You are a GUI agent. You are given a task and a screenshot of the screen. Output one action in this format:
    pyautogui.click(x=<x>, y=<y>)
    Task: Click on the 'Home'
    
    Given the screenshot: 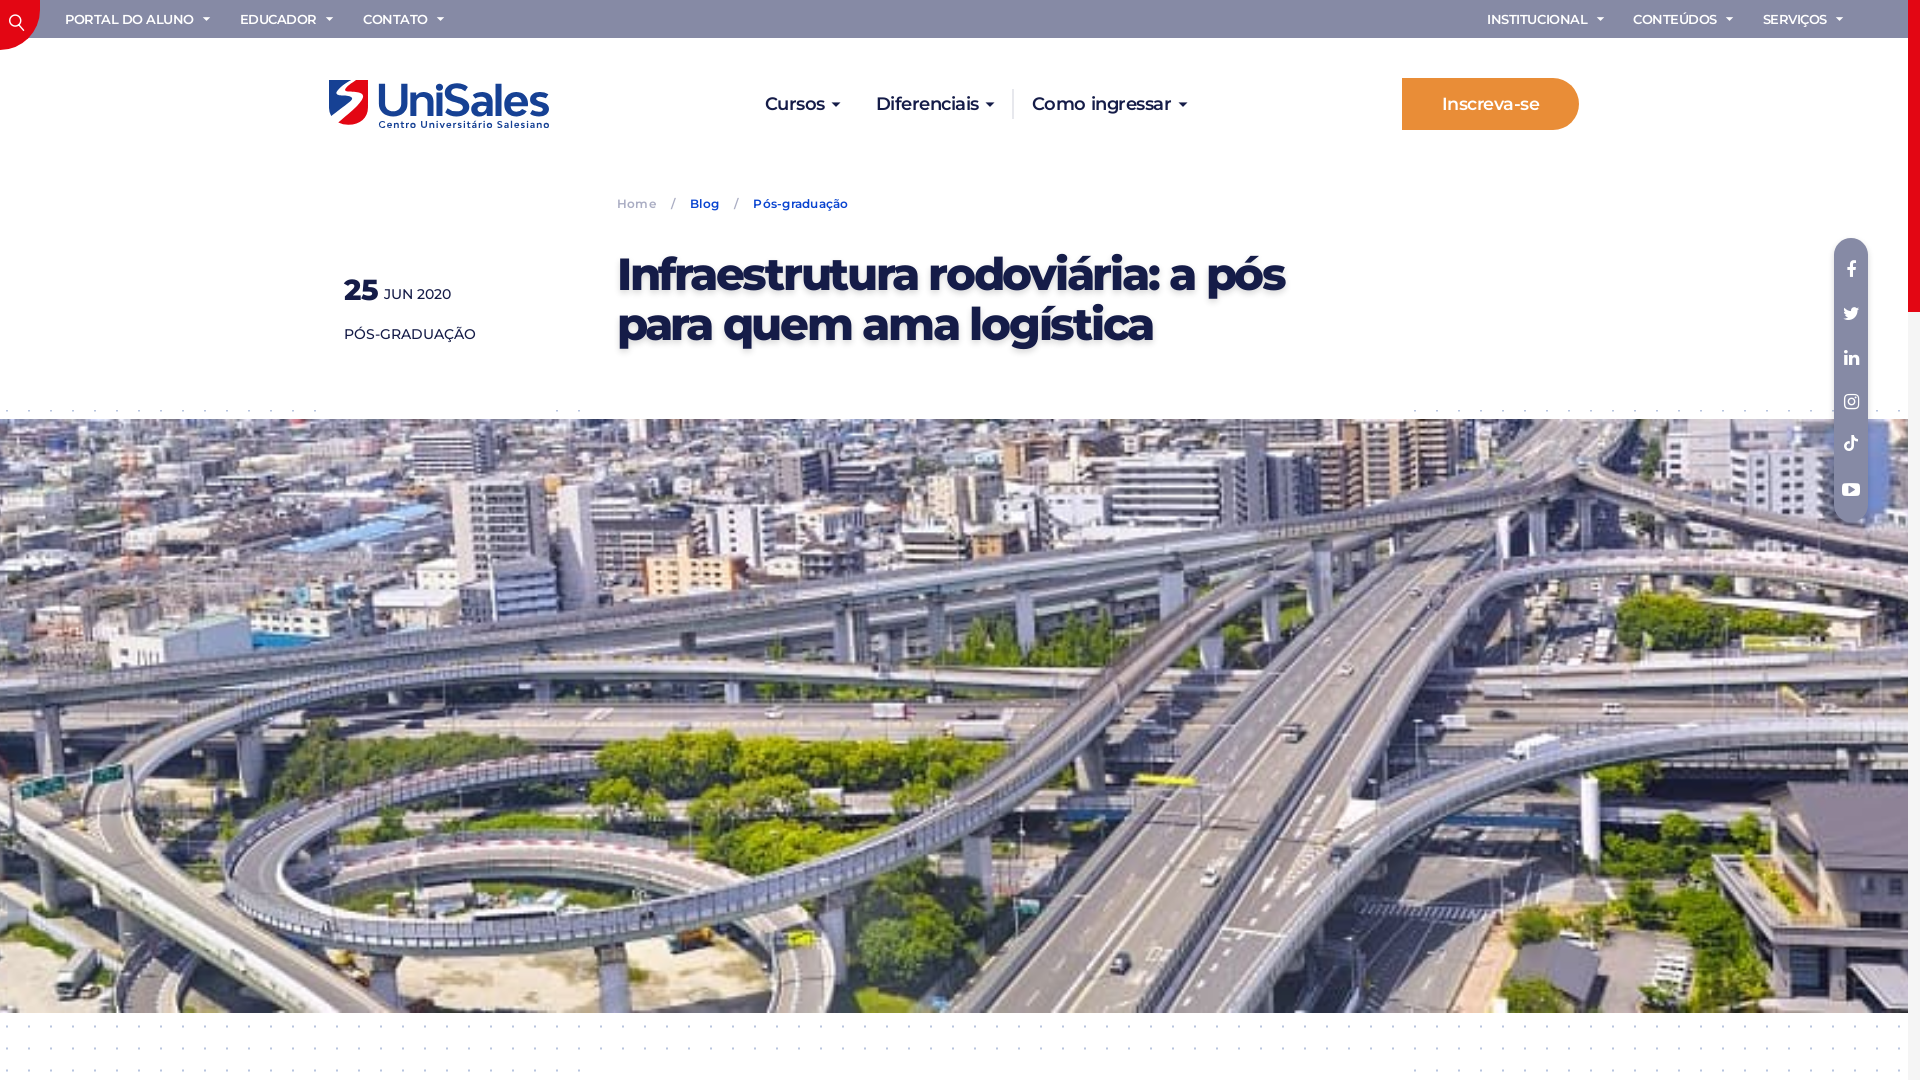 What is the action you would take?
    pyautogui.click(x=643, y=204)
    